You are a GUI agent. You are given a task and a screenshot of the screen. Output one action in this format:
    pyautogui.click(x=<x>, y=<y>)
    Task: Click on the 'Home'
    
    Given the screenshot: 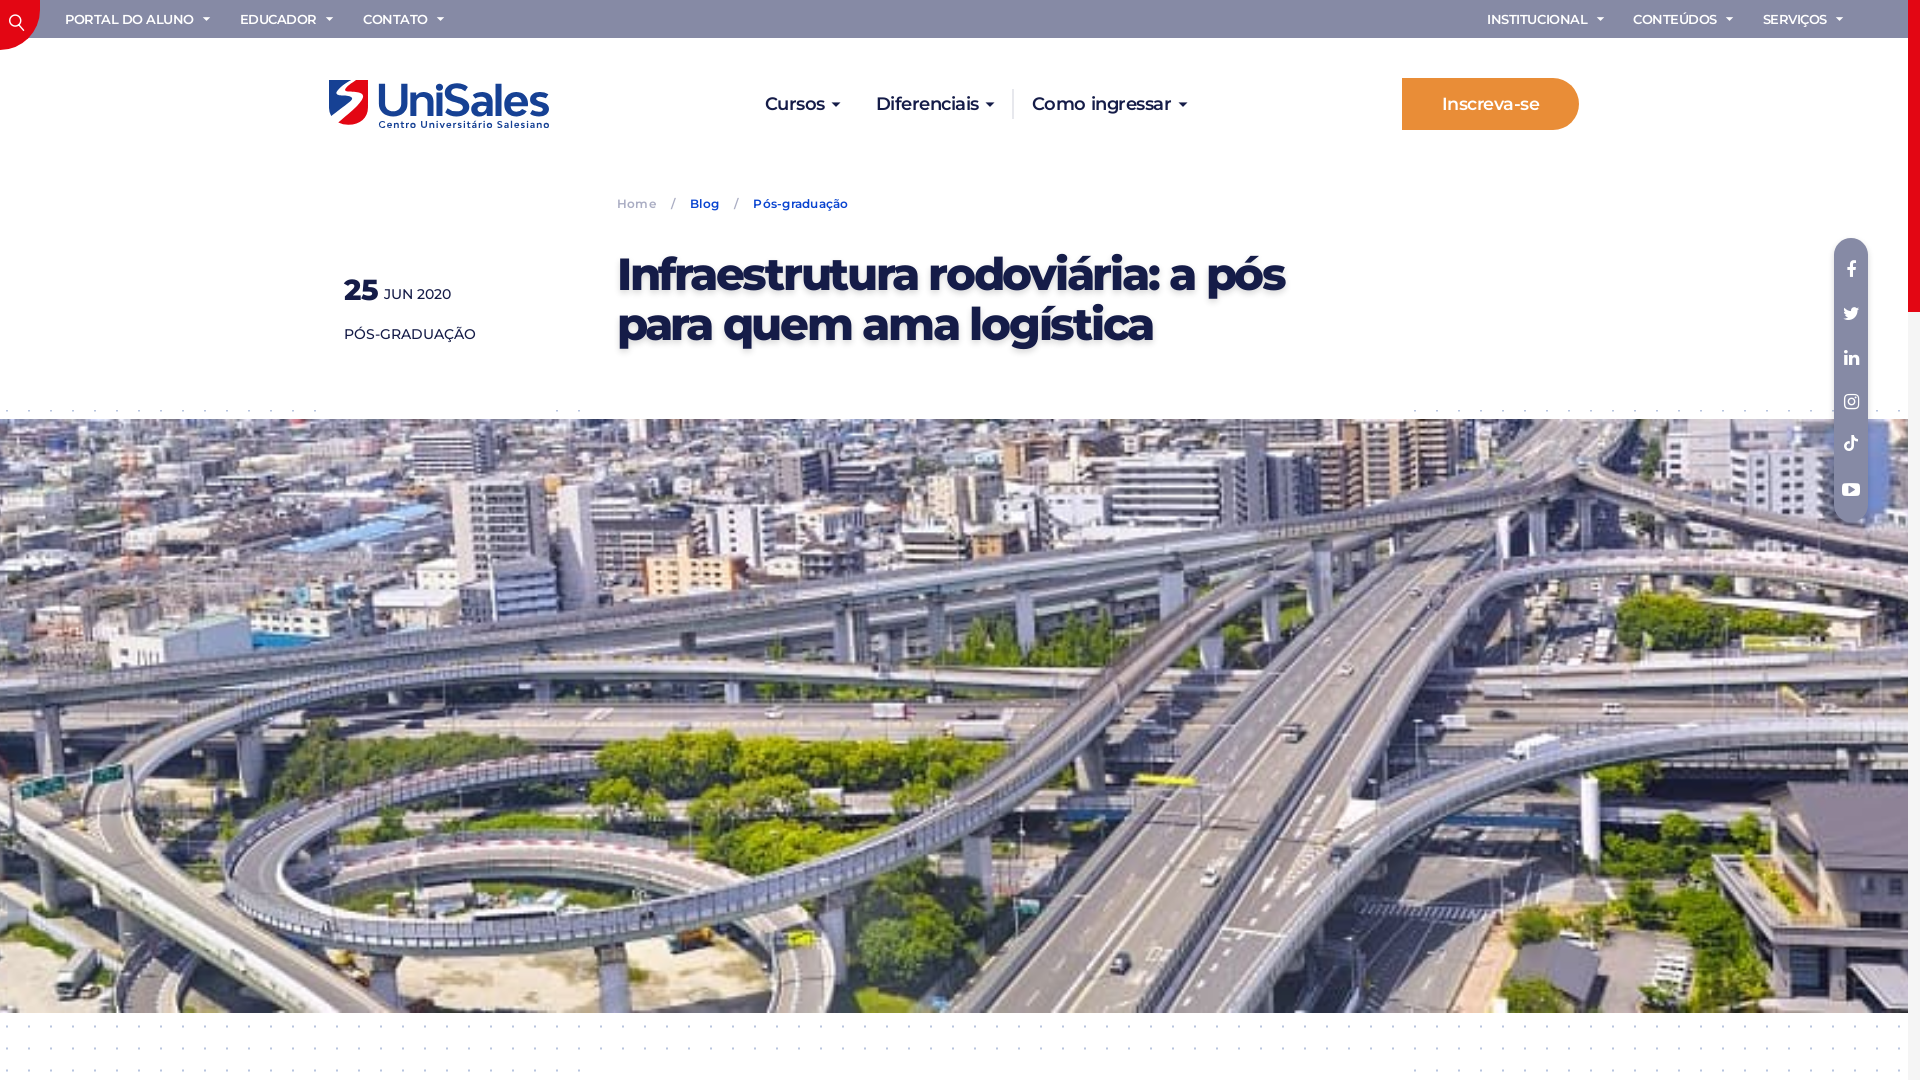 What is the action you would take?
    pyautogui.click(x=643, y=204)
    